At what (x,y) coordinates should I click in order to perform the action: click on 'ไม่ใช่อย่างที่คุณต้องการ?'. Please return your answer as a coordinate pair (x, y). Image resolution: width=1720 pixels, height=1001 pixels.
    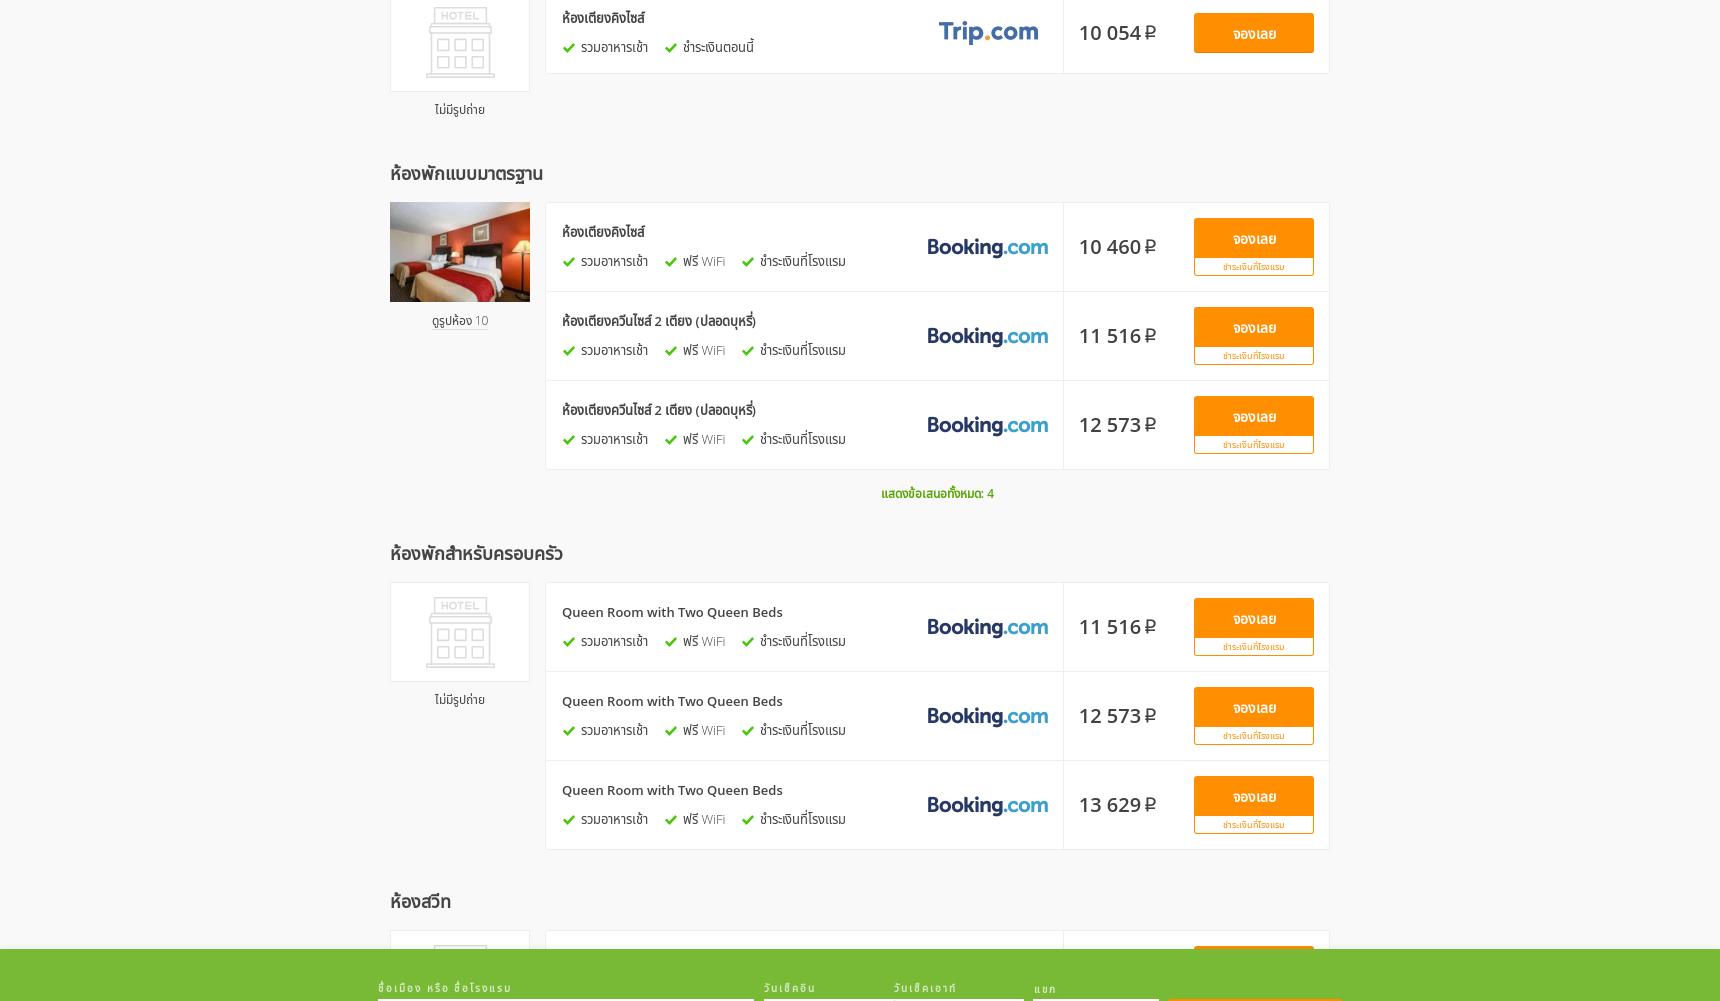
    Looking at the image, I should click on (859, 765).